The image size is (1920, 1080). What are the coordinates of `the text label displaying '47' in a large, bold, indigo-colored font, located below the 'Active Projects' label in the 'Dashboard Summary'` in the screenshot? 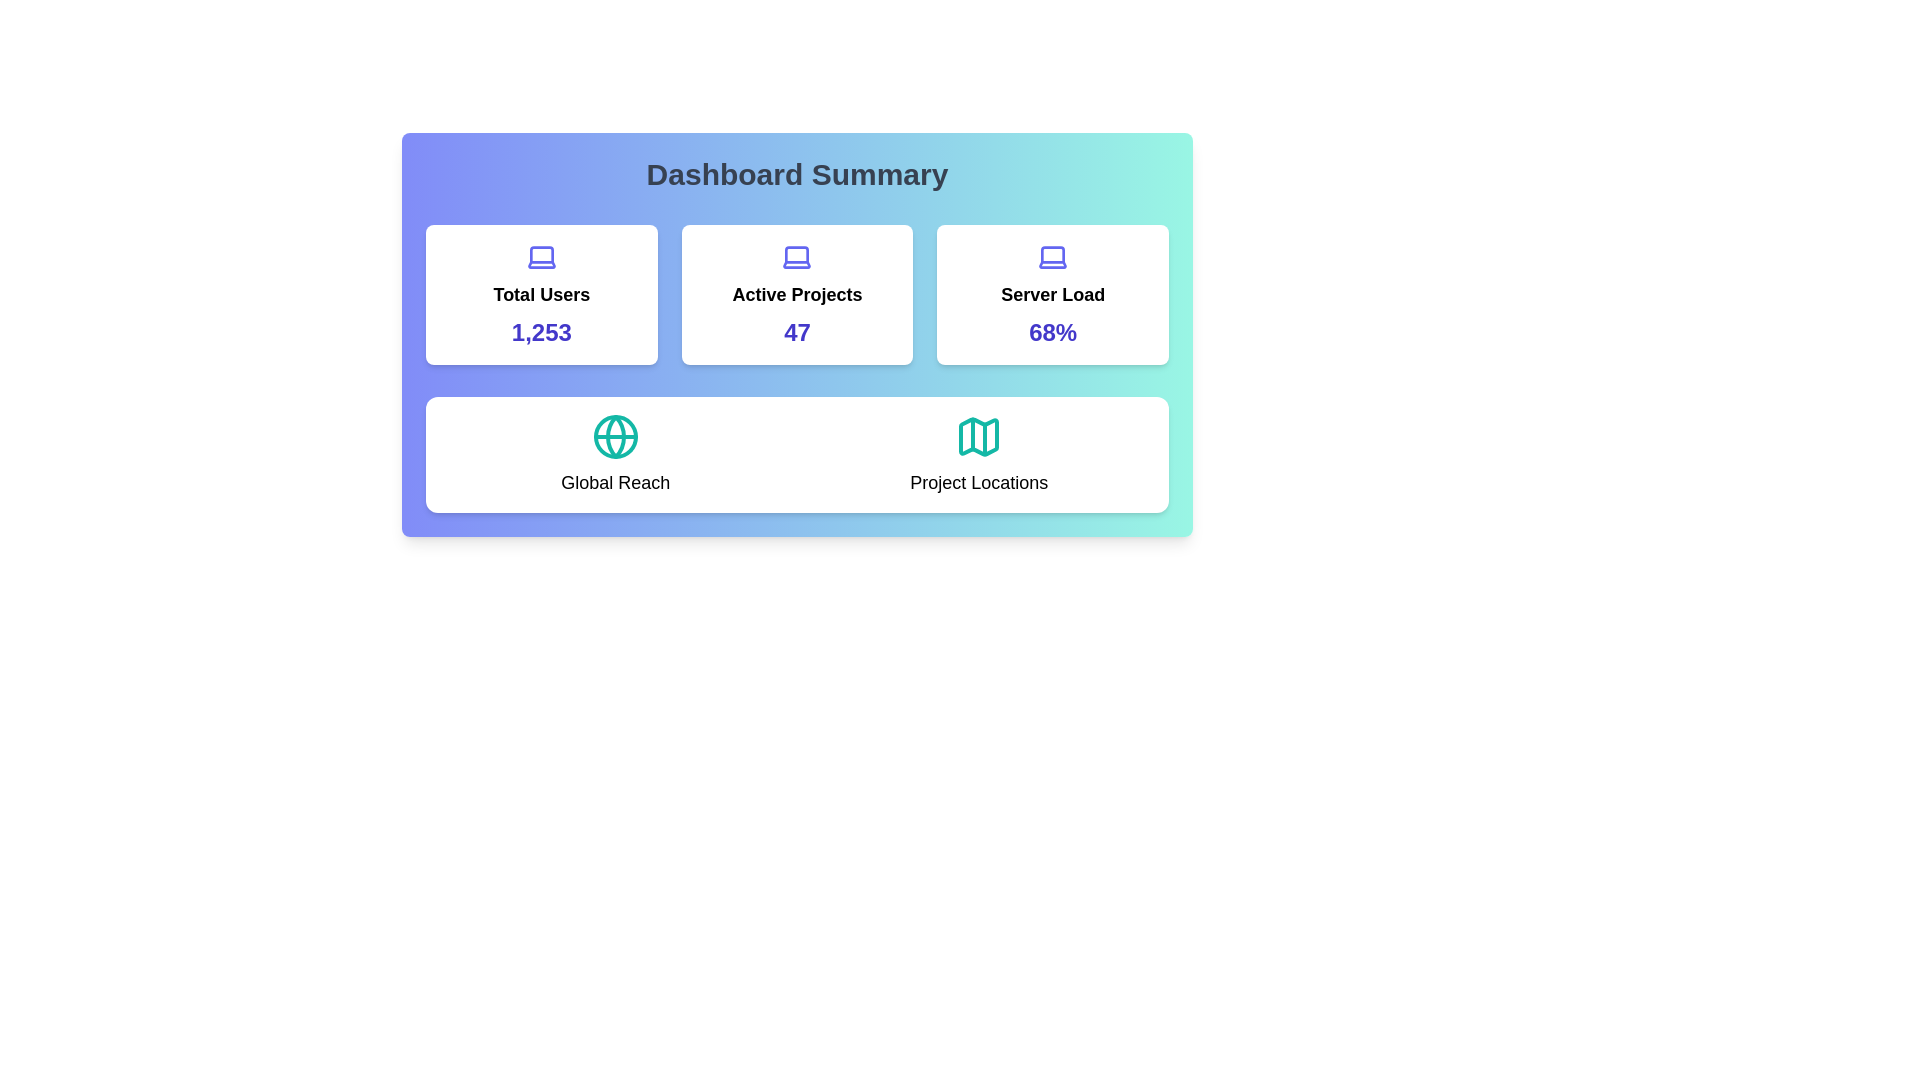 It's located at (796, 331).